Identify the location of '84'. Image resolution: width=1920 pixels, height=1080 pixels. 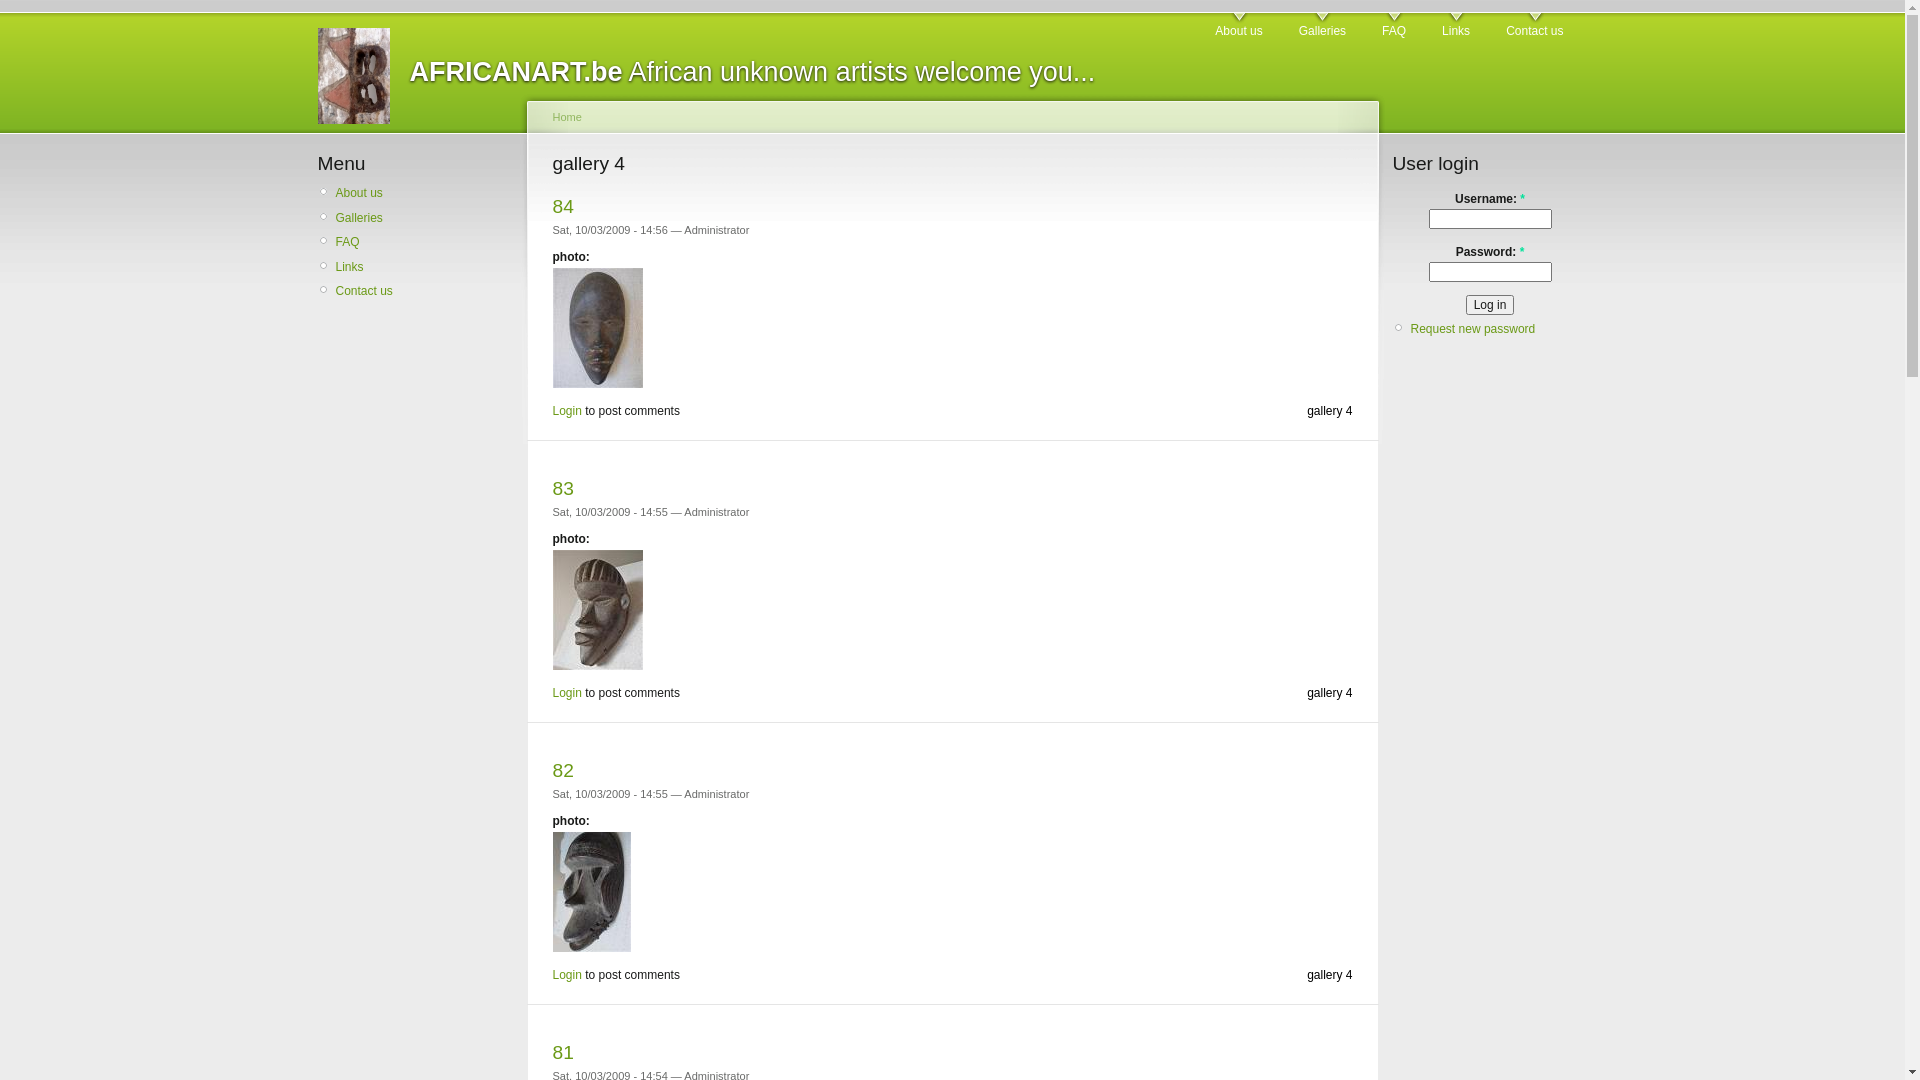
(561, 206).